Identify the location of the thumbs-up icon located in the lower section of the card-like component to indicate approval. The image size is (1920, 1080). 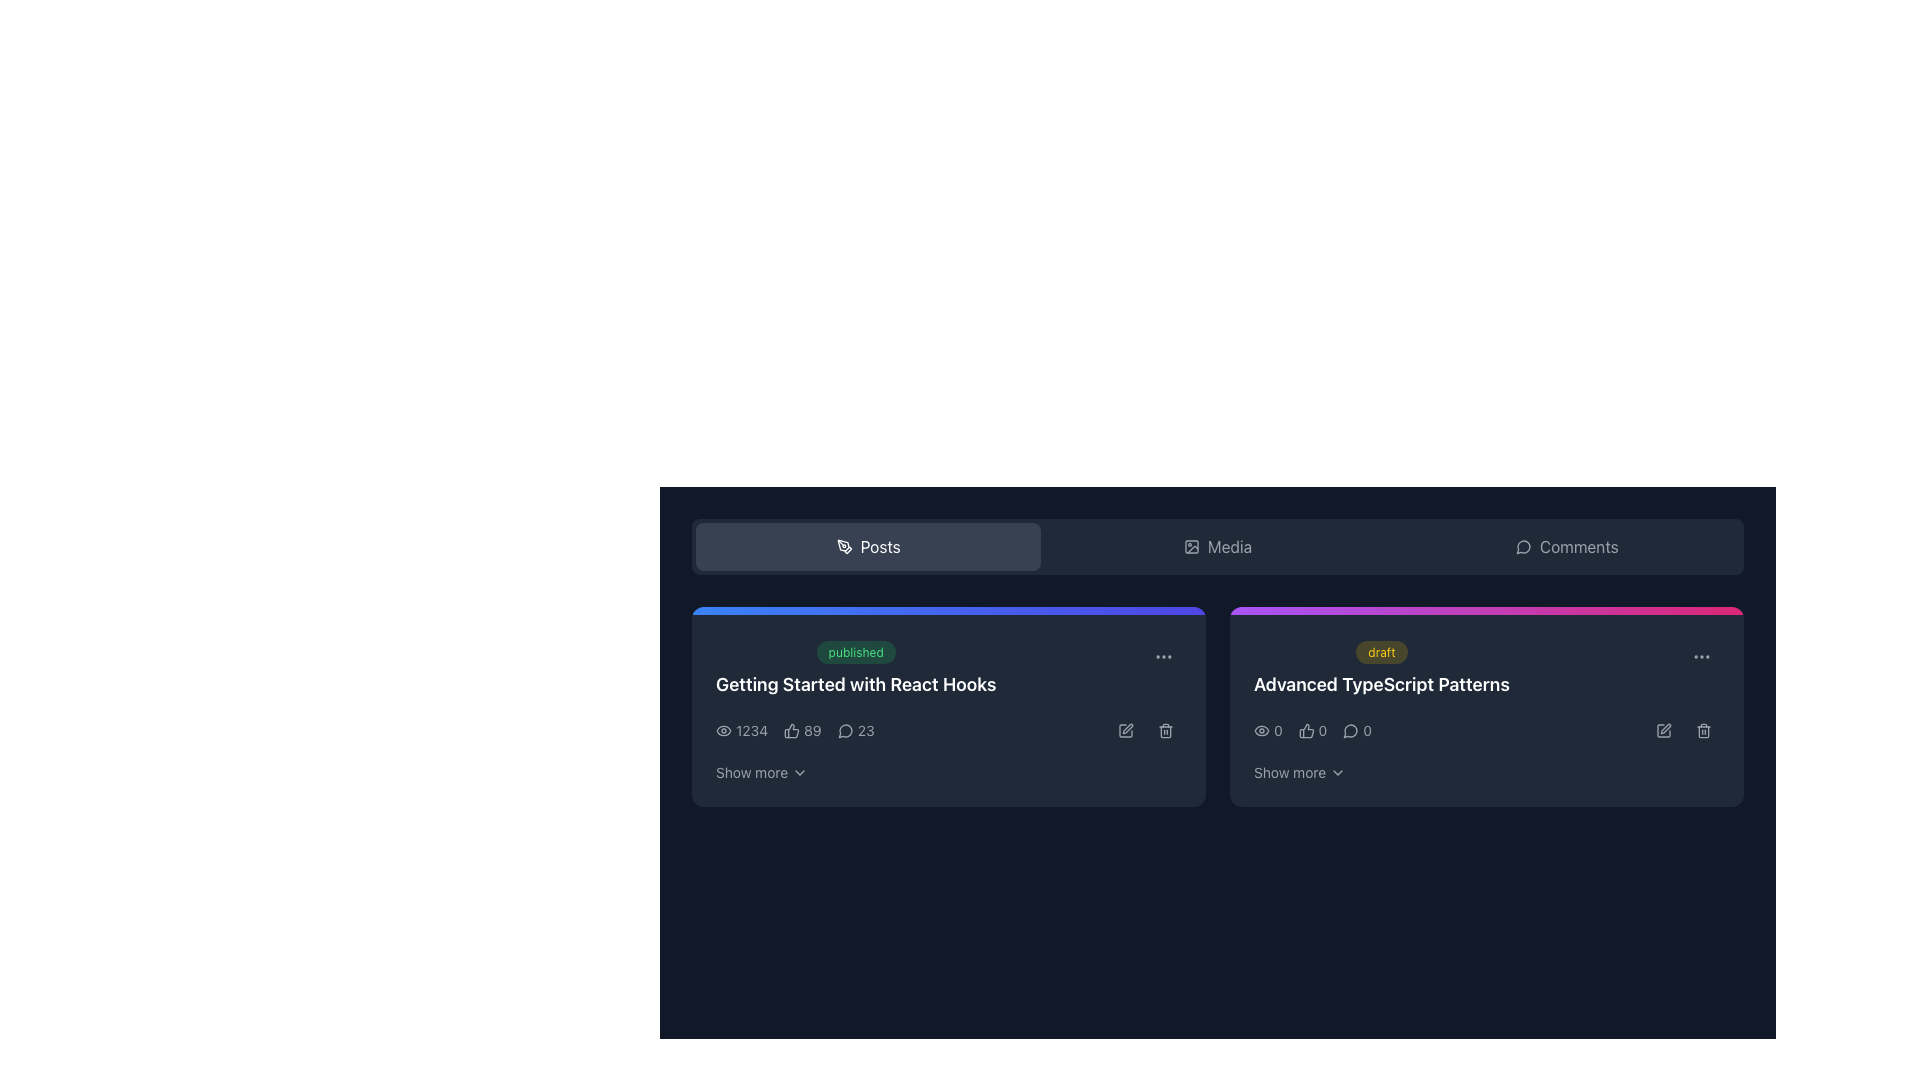
(1306, 731).